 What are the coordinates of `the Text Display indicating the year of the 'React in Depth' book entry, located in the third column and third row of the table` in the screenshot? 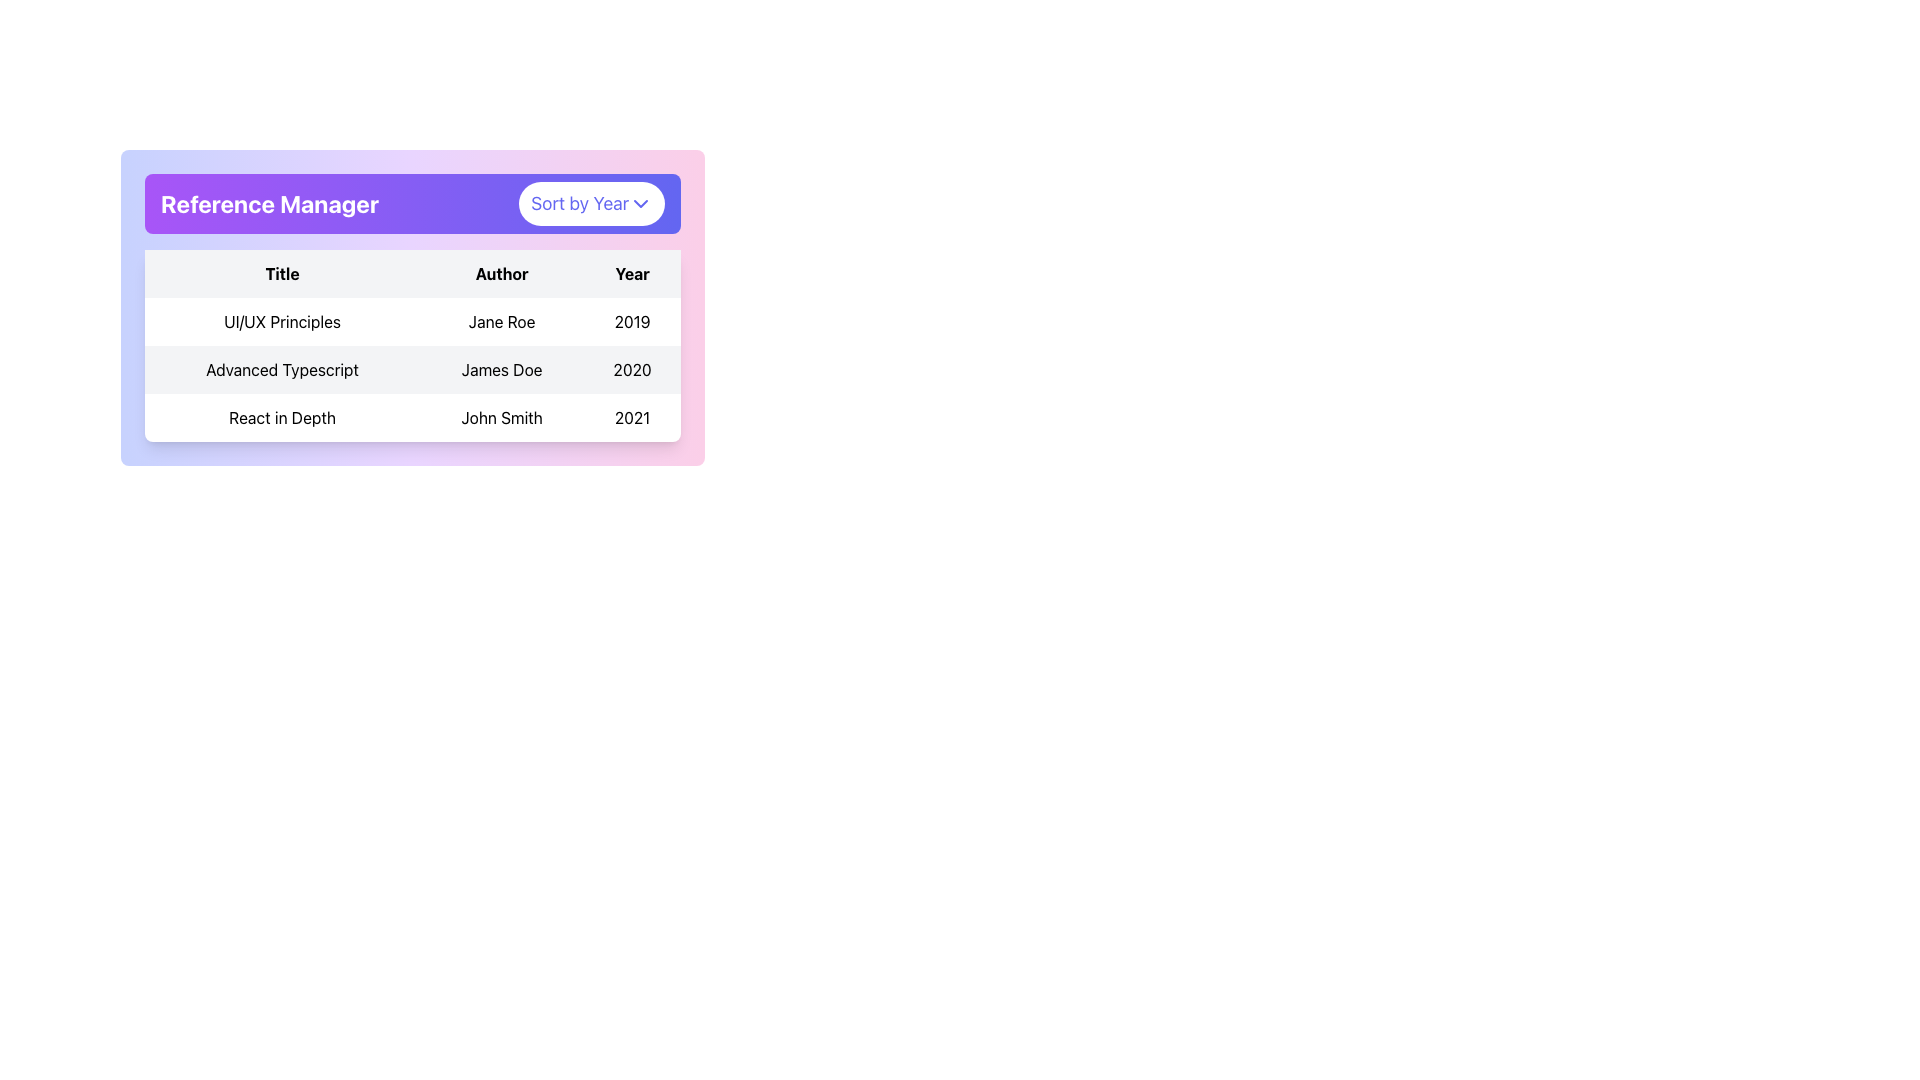 It's located at (631, 416).